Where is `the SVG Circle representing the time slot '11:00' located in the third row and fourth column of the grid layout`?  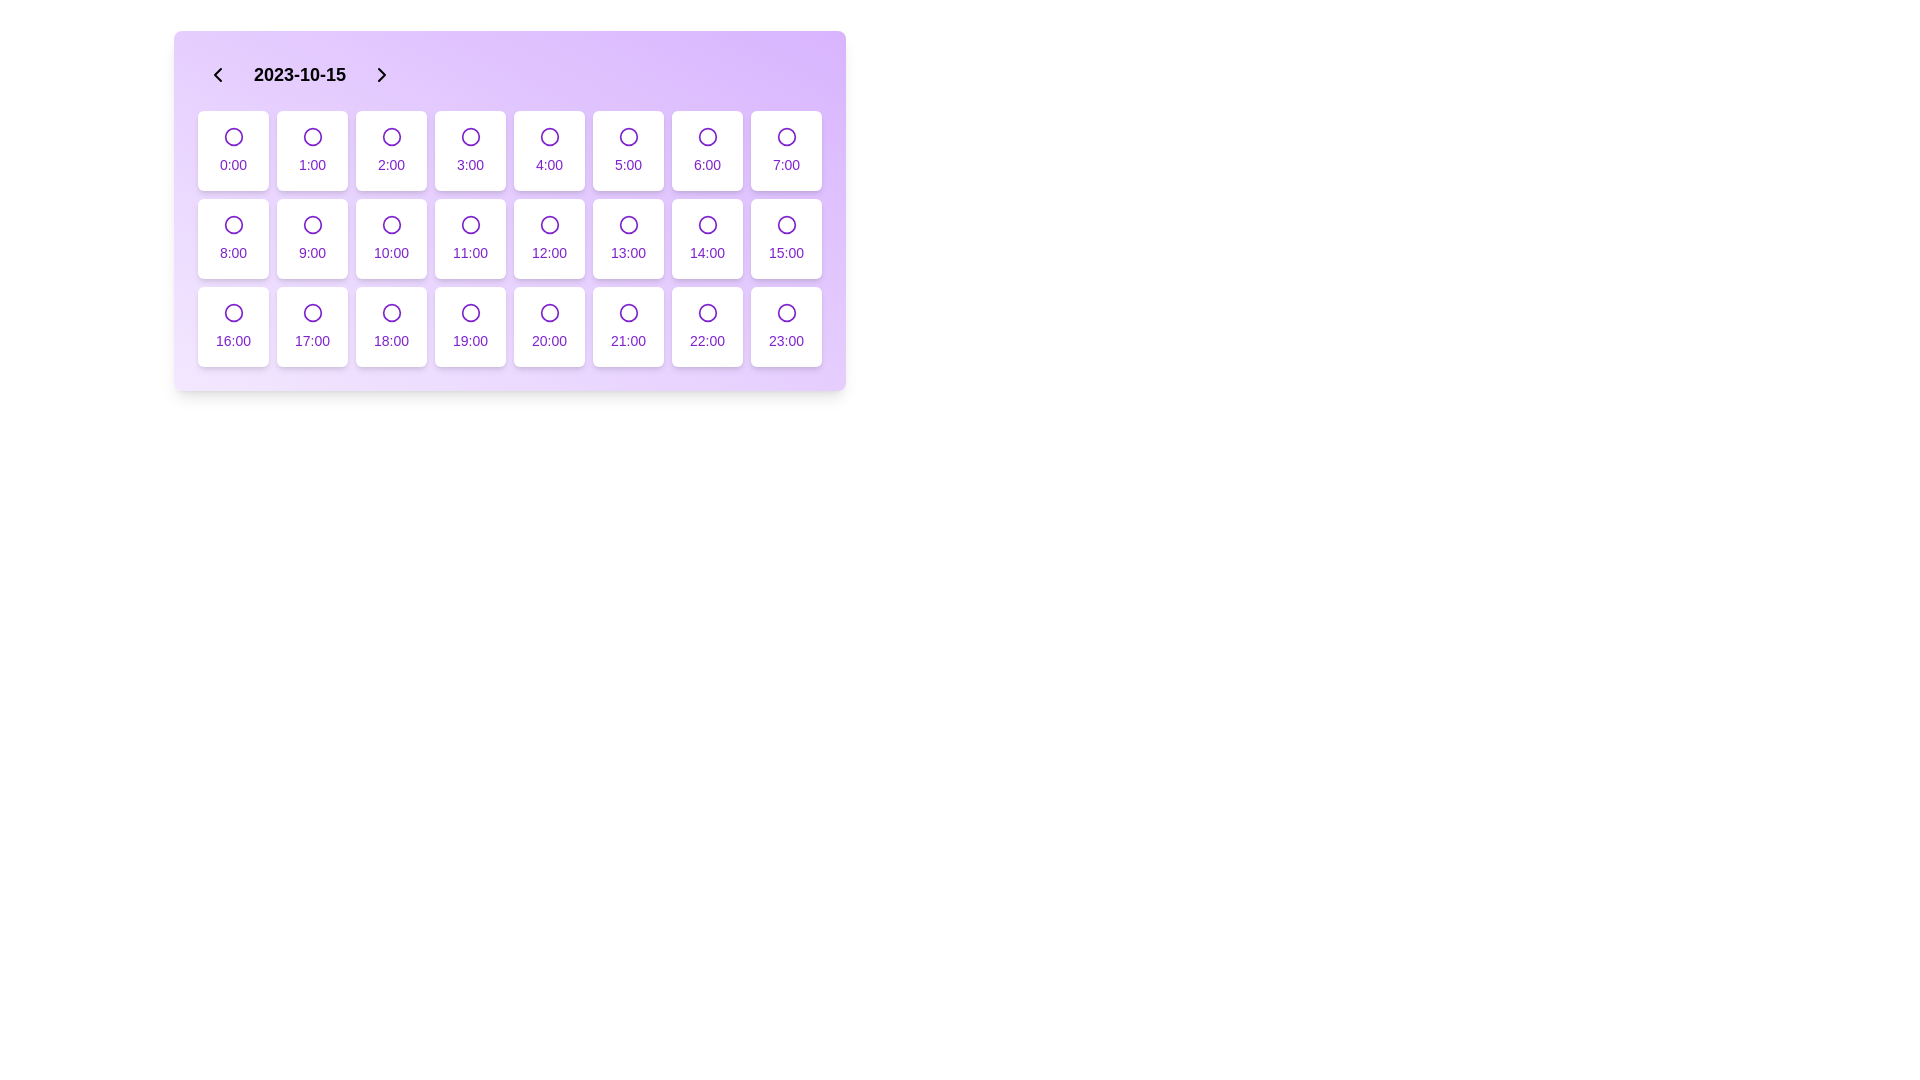 the SVG Circle representing the time slot '11:00' located in the third row and fourth column of the grid layout is located at coordinates (469, 224).